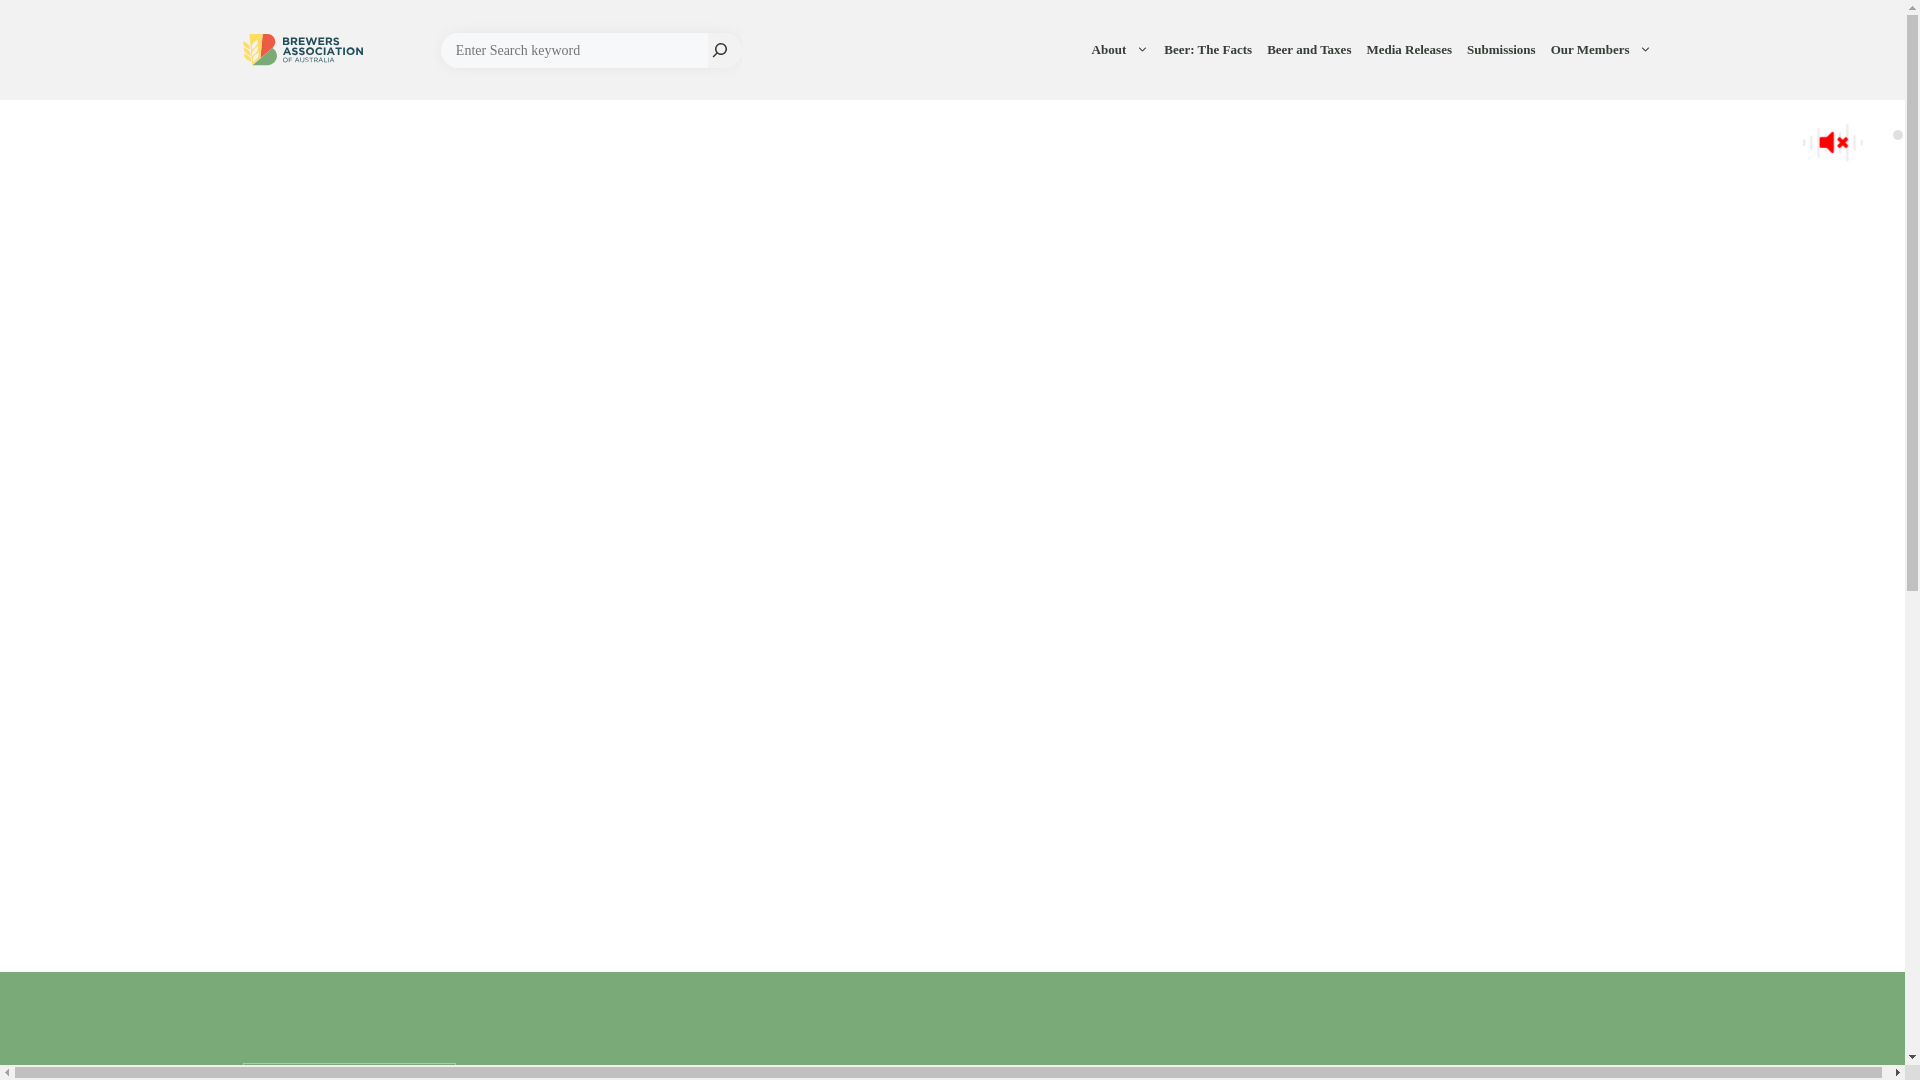  Describe the element at coordinates (1410, 49) in the screenshot. I see `'Media Releases'` at that location.